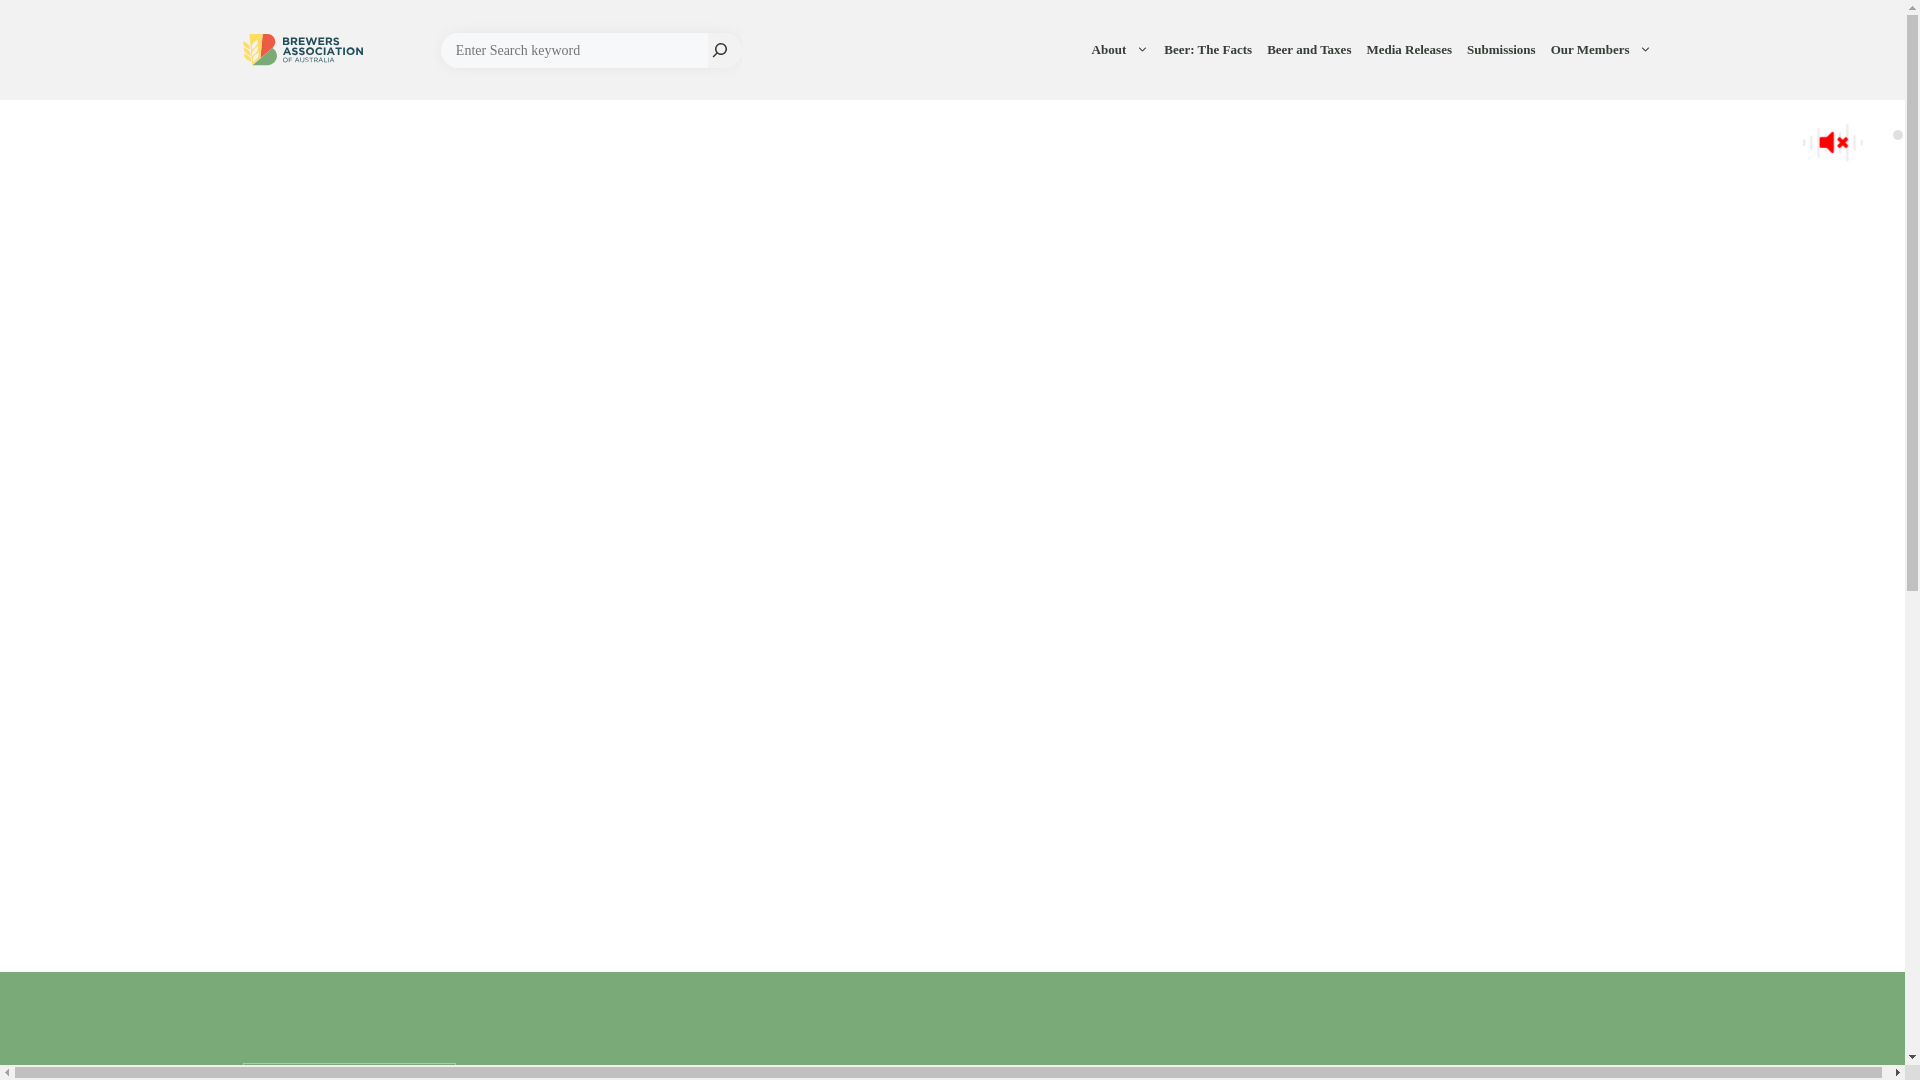  Describe the element at coordinates (1410, 49) in the screenshot. I see `'Media Releases'` at that location.